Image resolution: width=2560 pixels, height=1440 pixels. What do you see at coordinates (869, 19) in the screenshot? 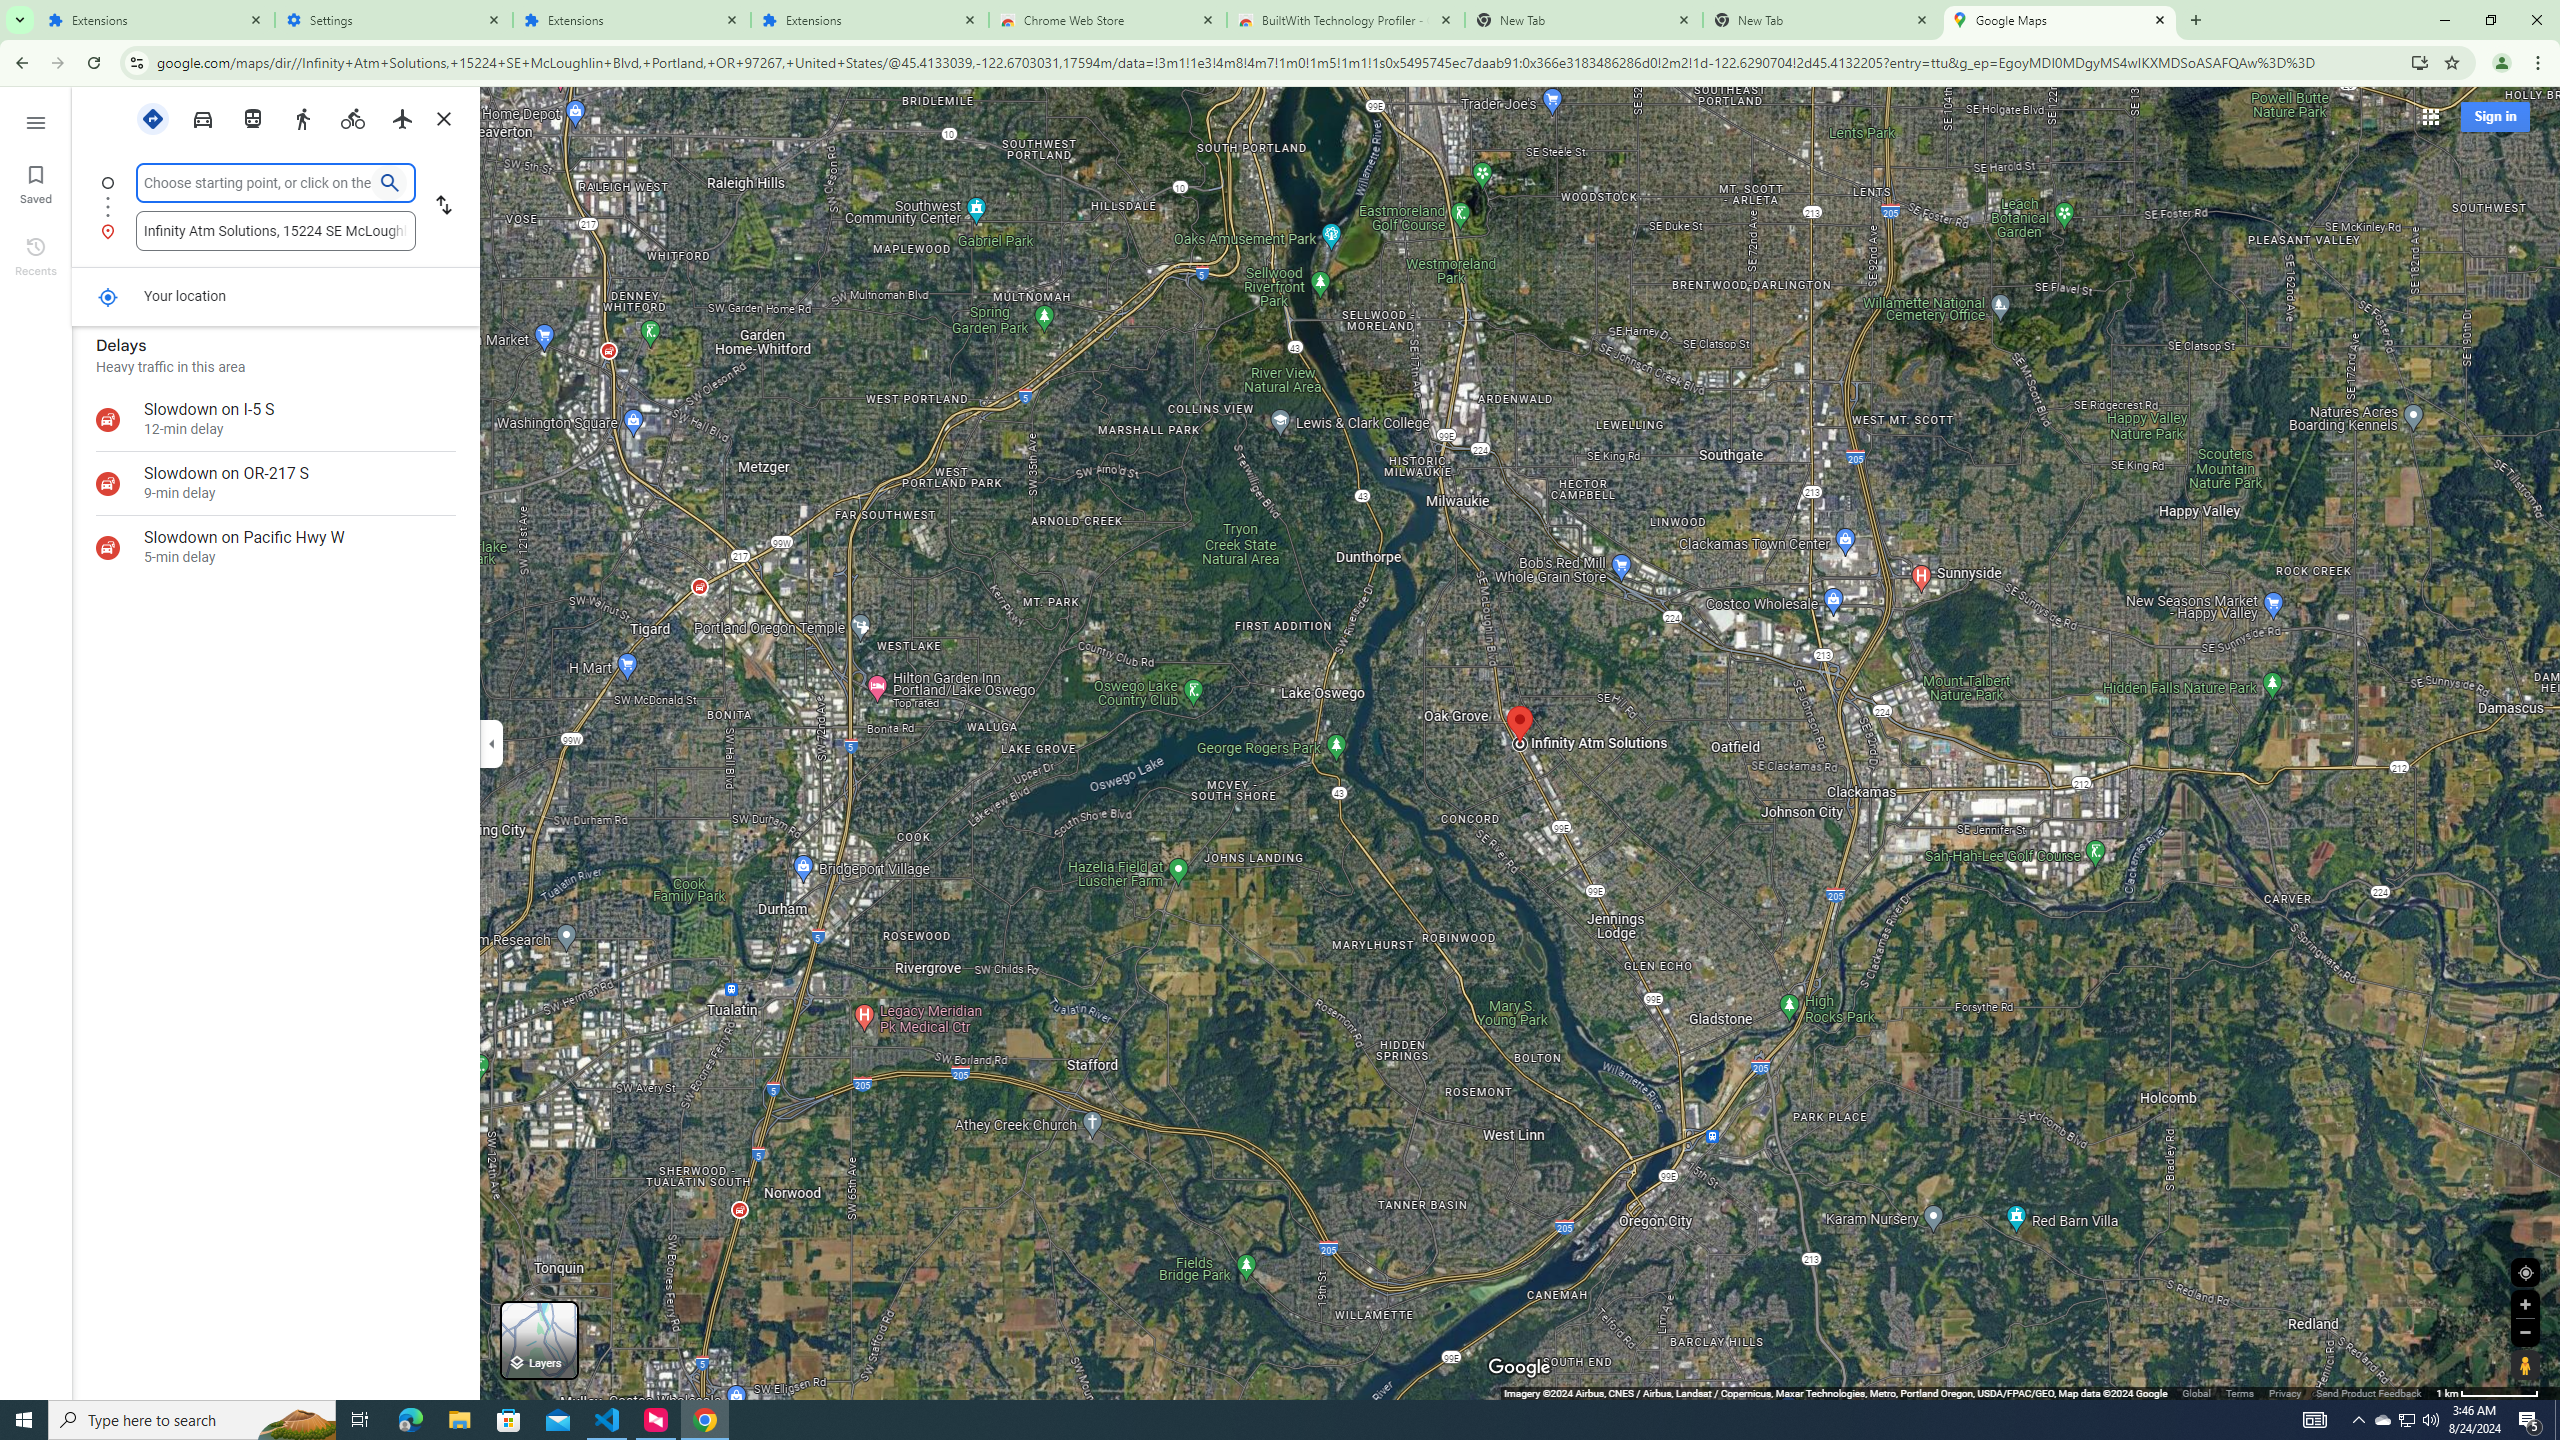
I see `'Extensions'` at bounding box center [869, 19].